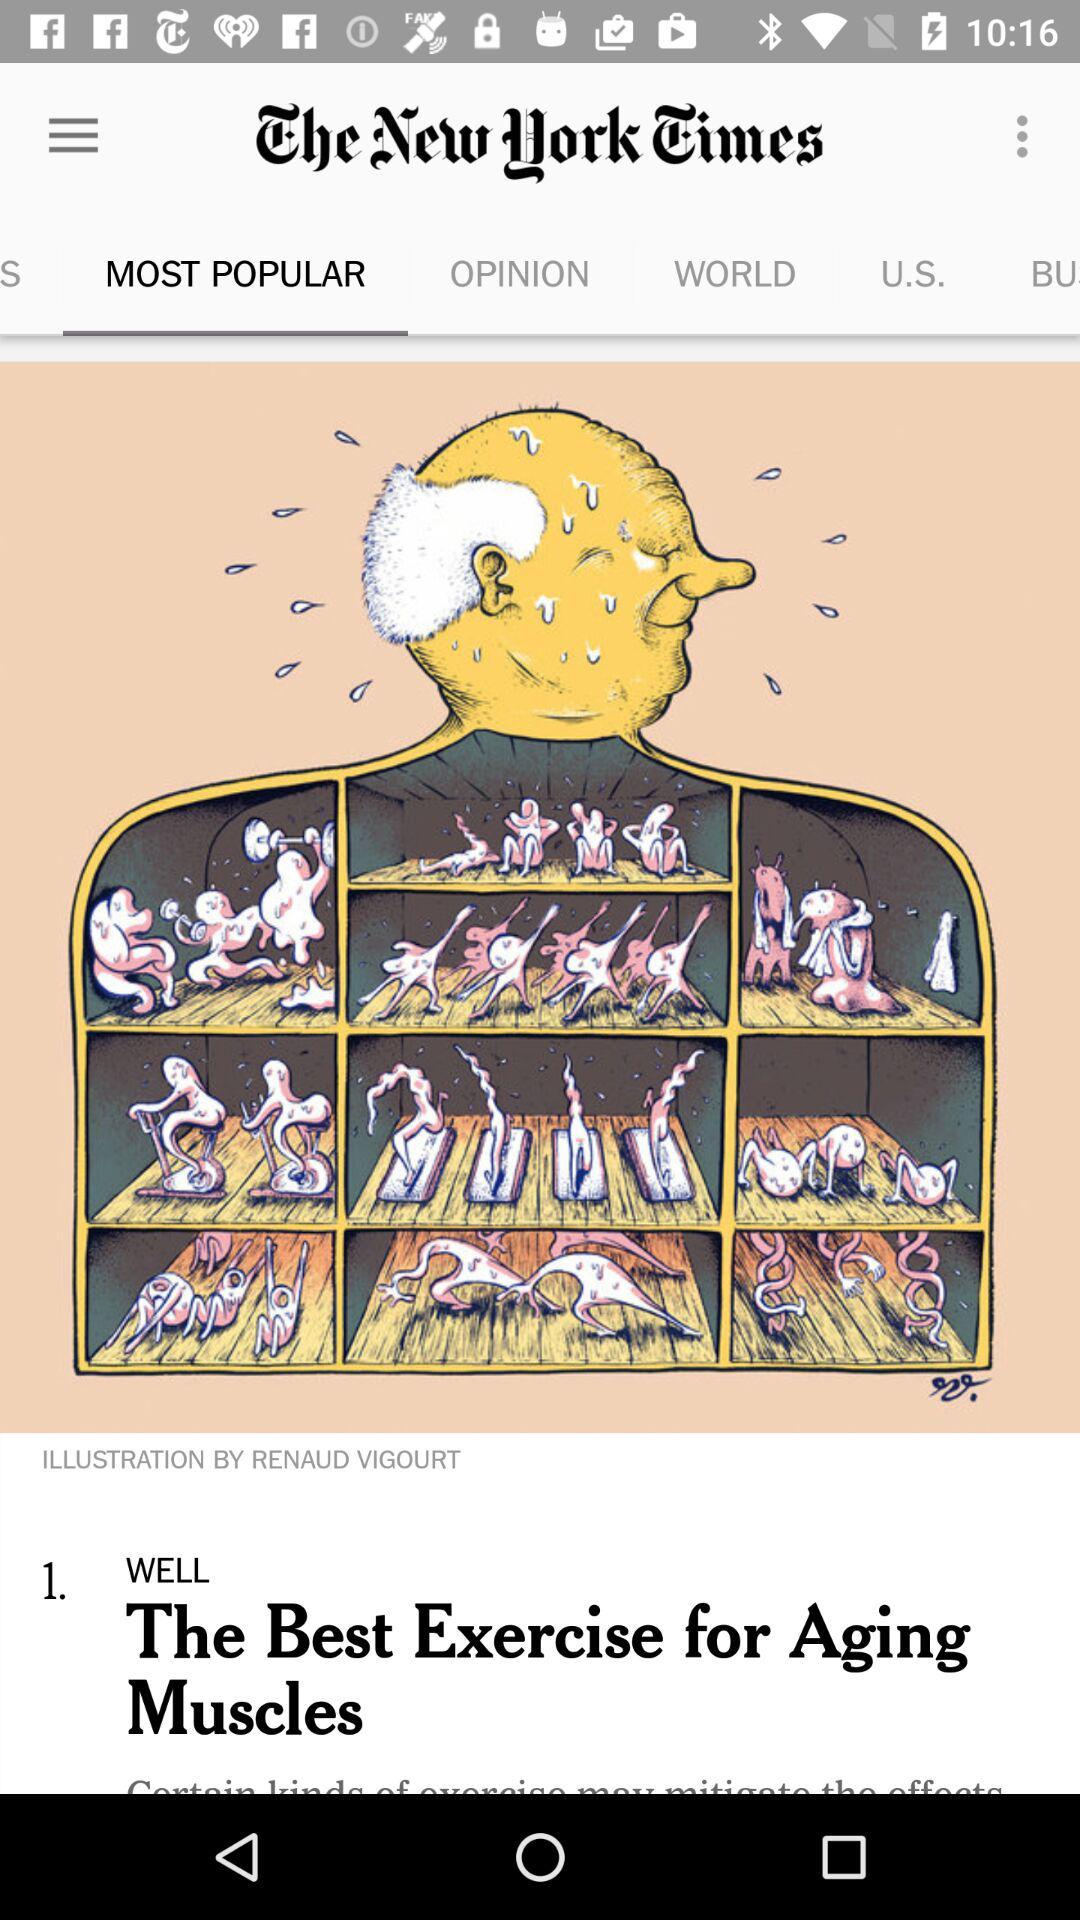 This screenshot has width=1080, height=1920. I want to click on item above u.s., so click(1027, 135).